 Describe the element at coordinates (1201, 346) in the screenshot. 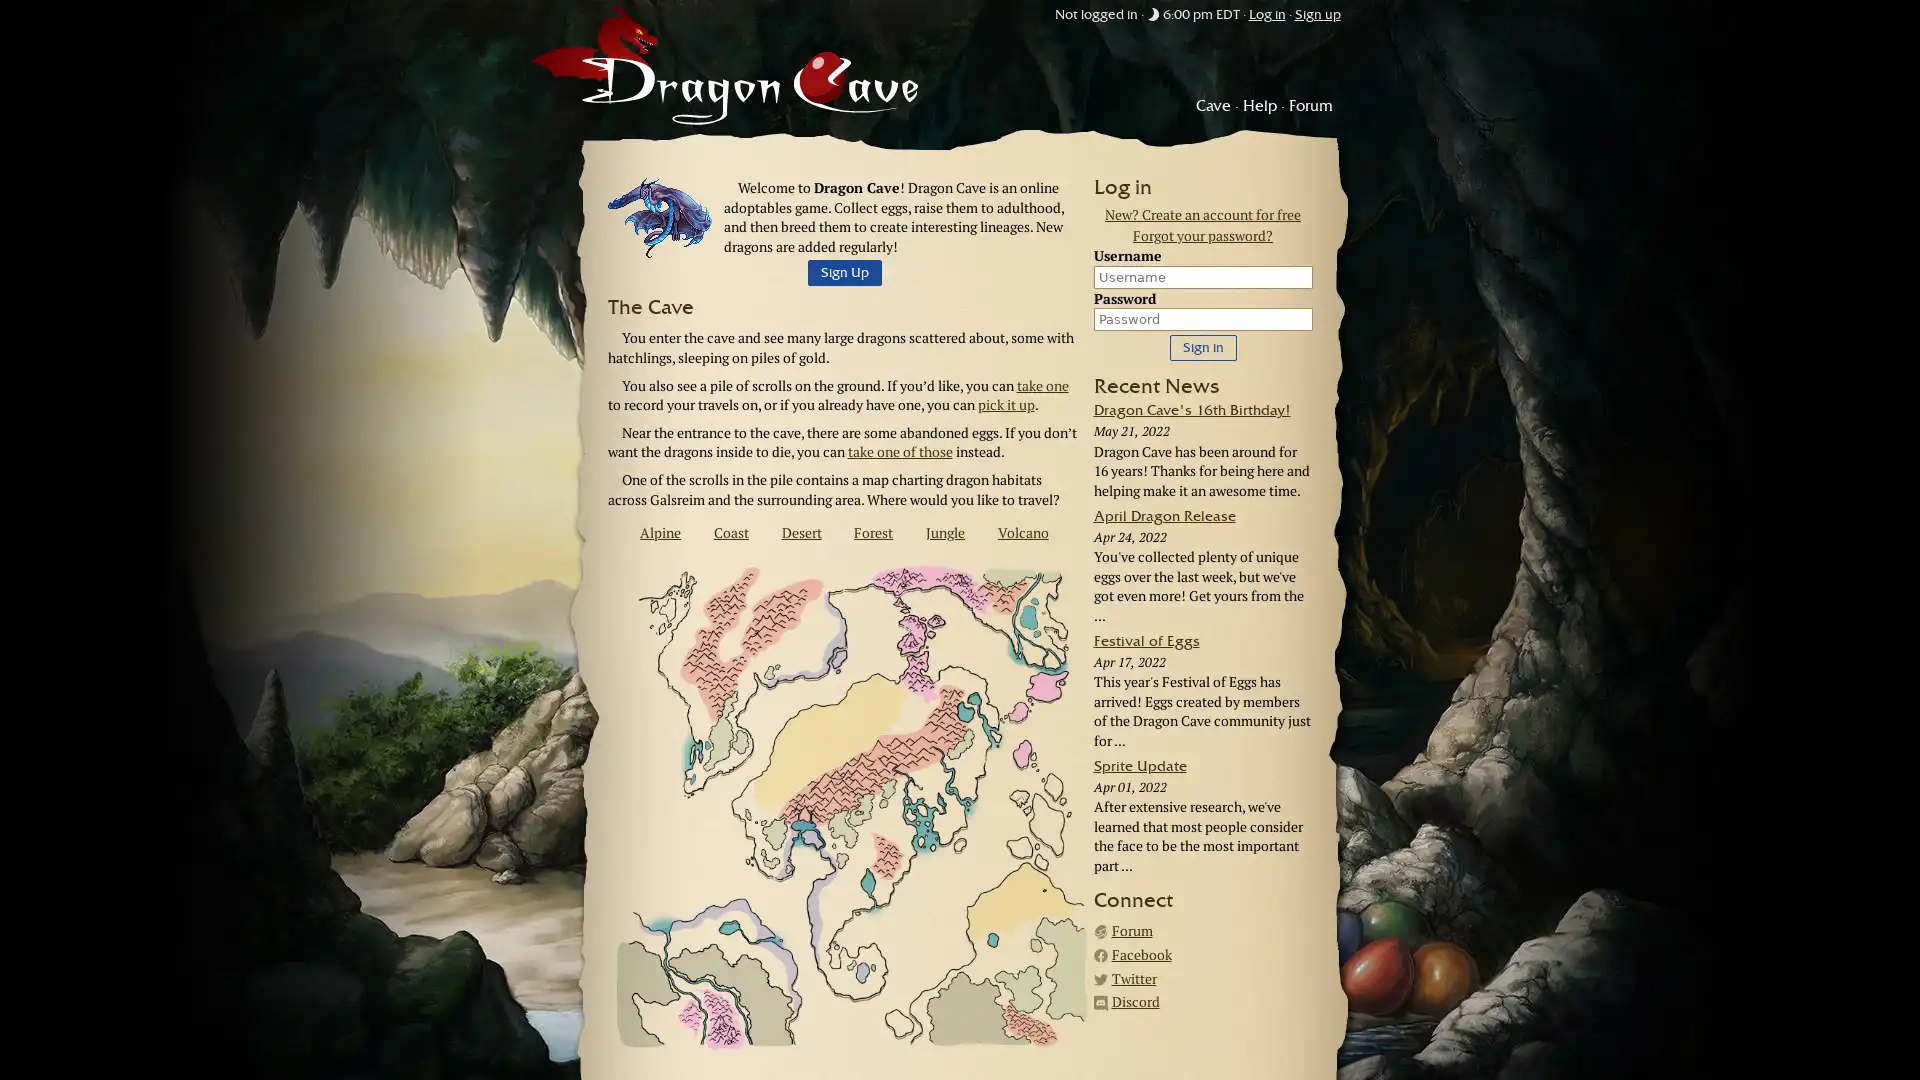

I see `Sign in` at that location.